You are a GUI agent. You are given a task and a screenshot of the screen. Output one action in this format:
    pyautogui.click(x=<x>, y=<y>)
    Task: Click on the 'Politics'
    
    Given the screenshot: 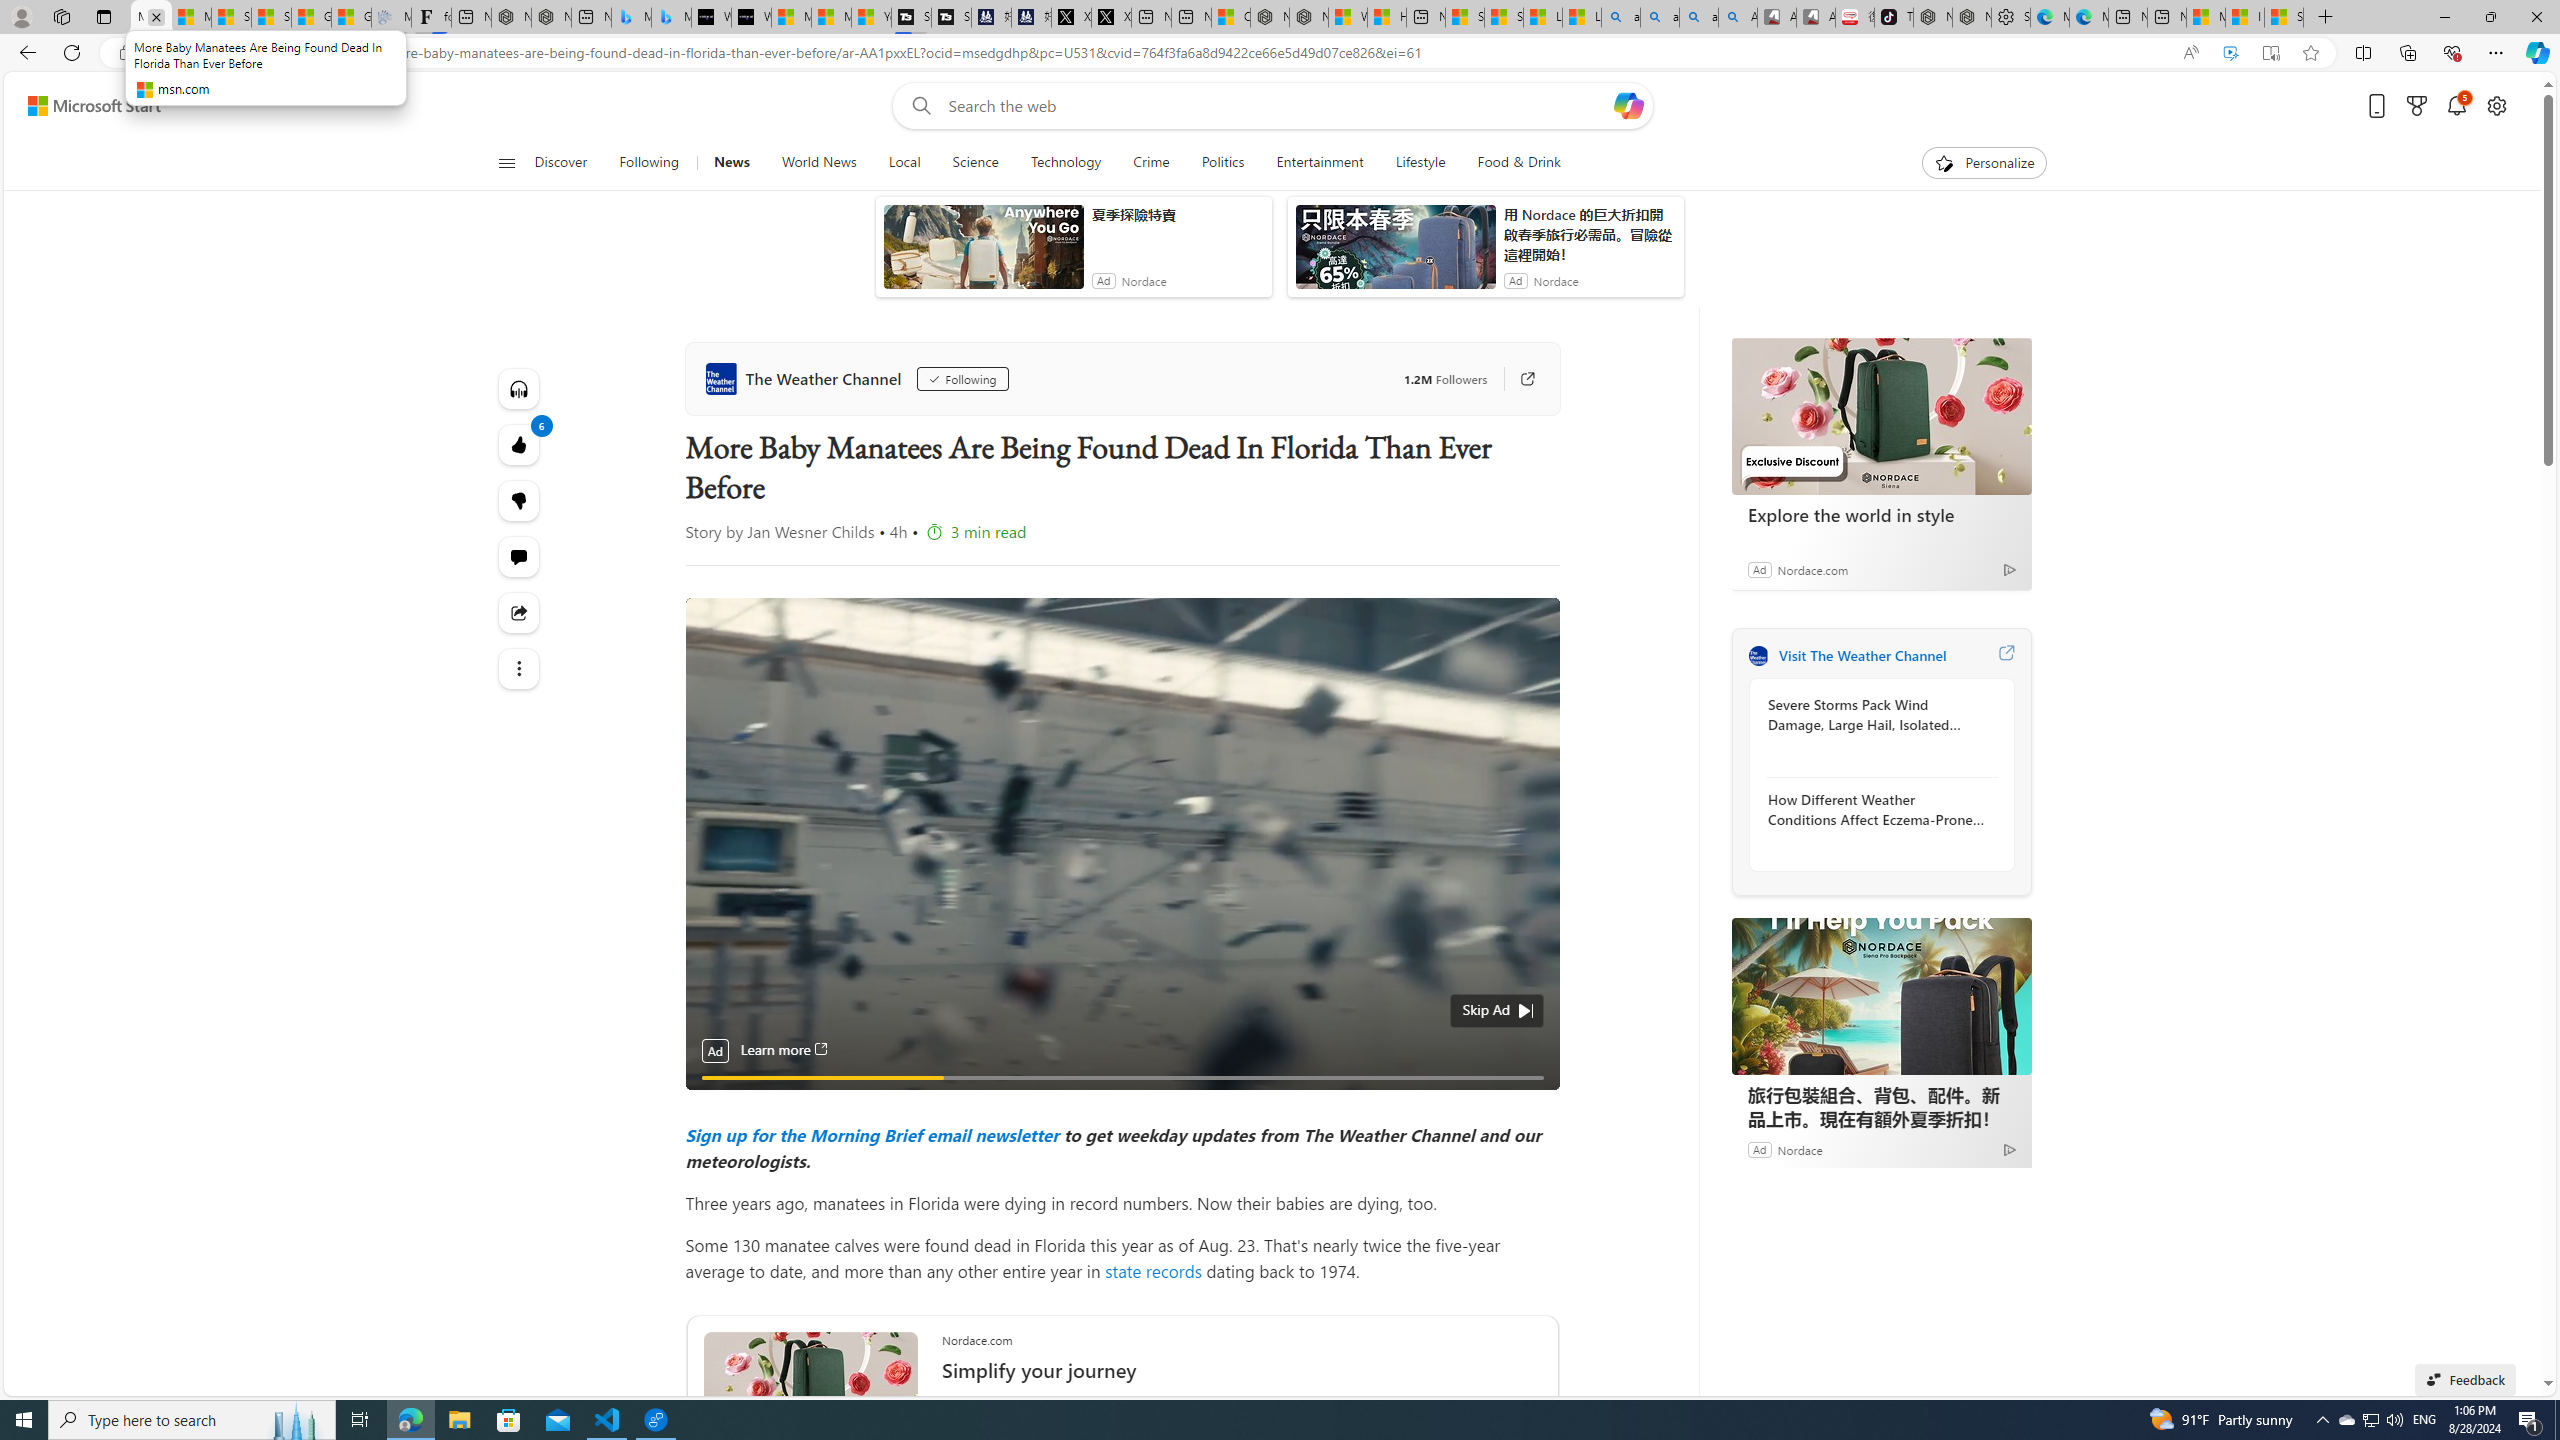 What is the action you would take?
    pyautogui.click(x=1222, y=162)
    